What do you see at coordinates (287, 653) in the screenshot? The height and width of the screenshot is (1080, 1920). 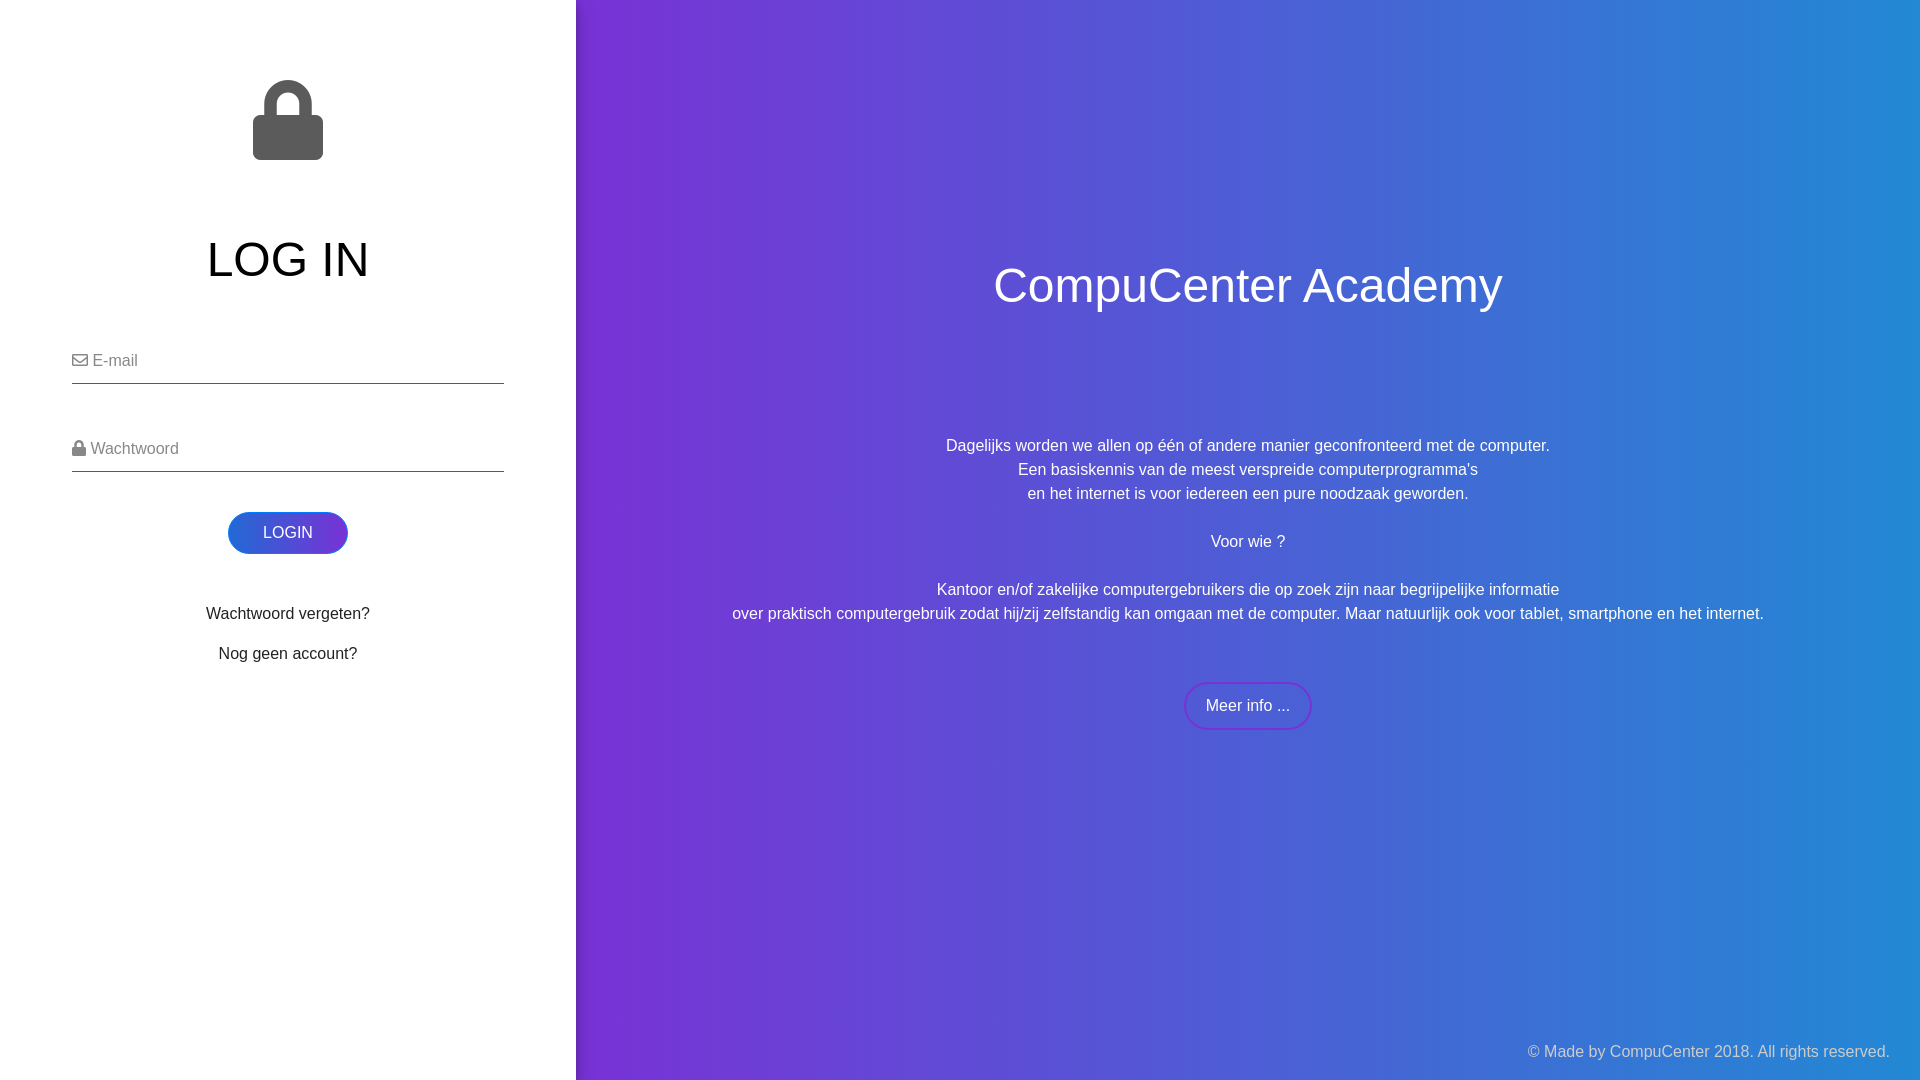 I see `'Nog geen account?'` at bounding box center [287, 653].